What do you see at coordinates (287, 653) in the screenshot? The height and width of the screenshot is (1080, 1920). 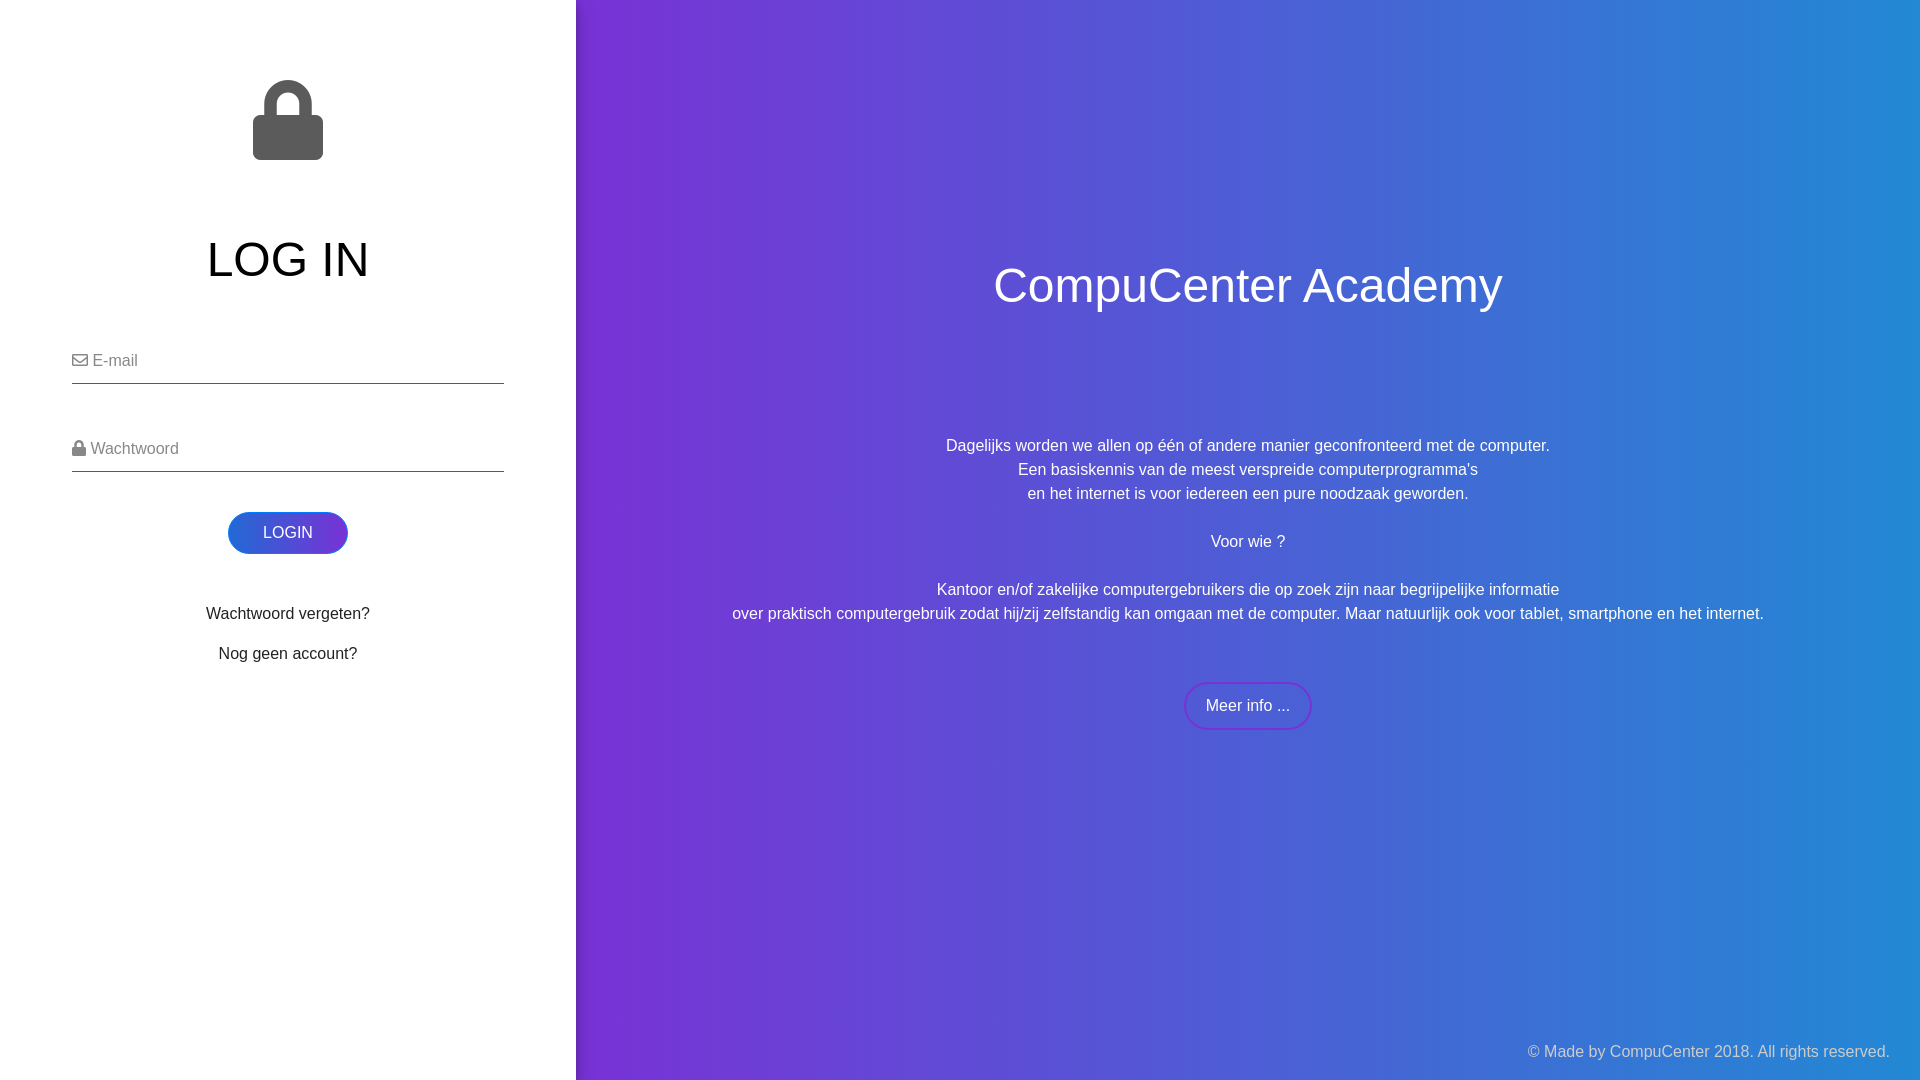 I see `'Nog geen account?'` at bounding box center [287, 653].